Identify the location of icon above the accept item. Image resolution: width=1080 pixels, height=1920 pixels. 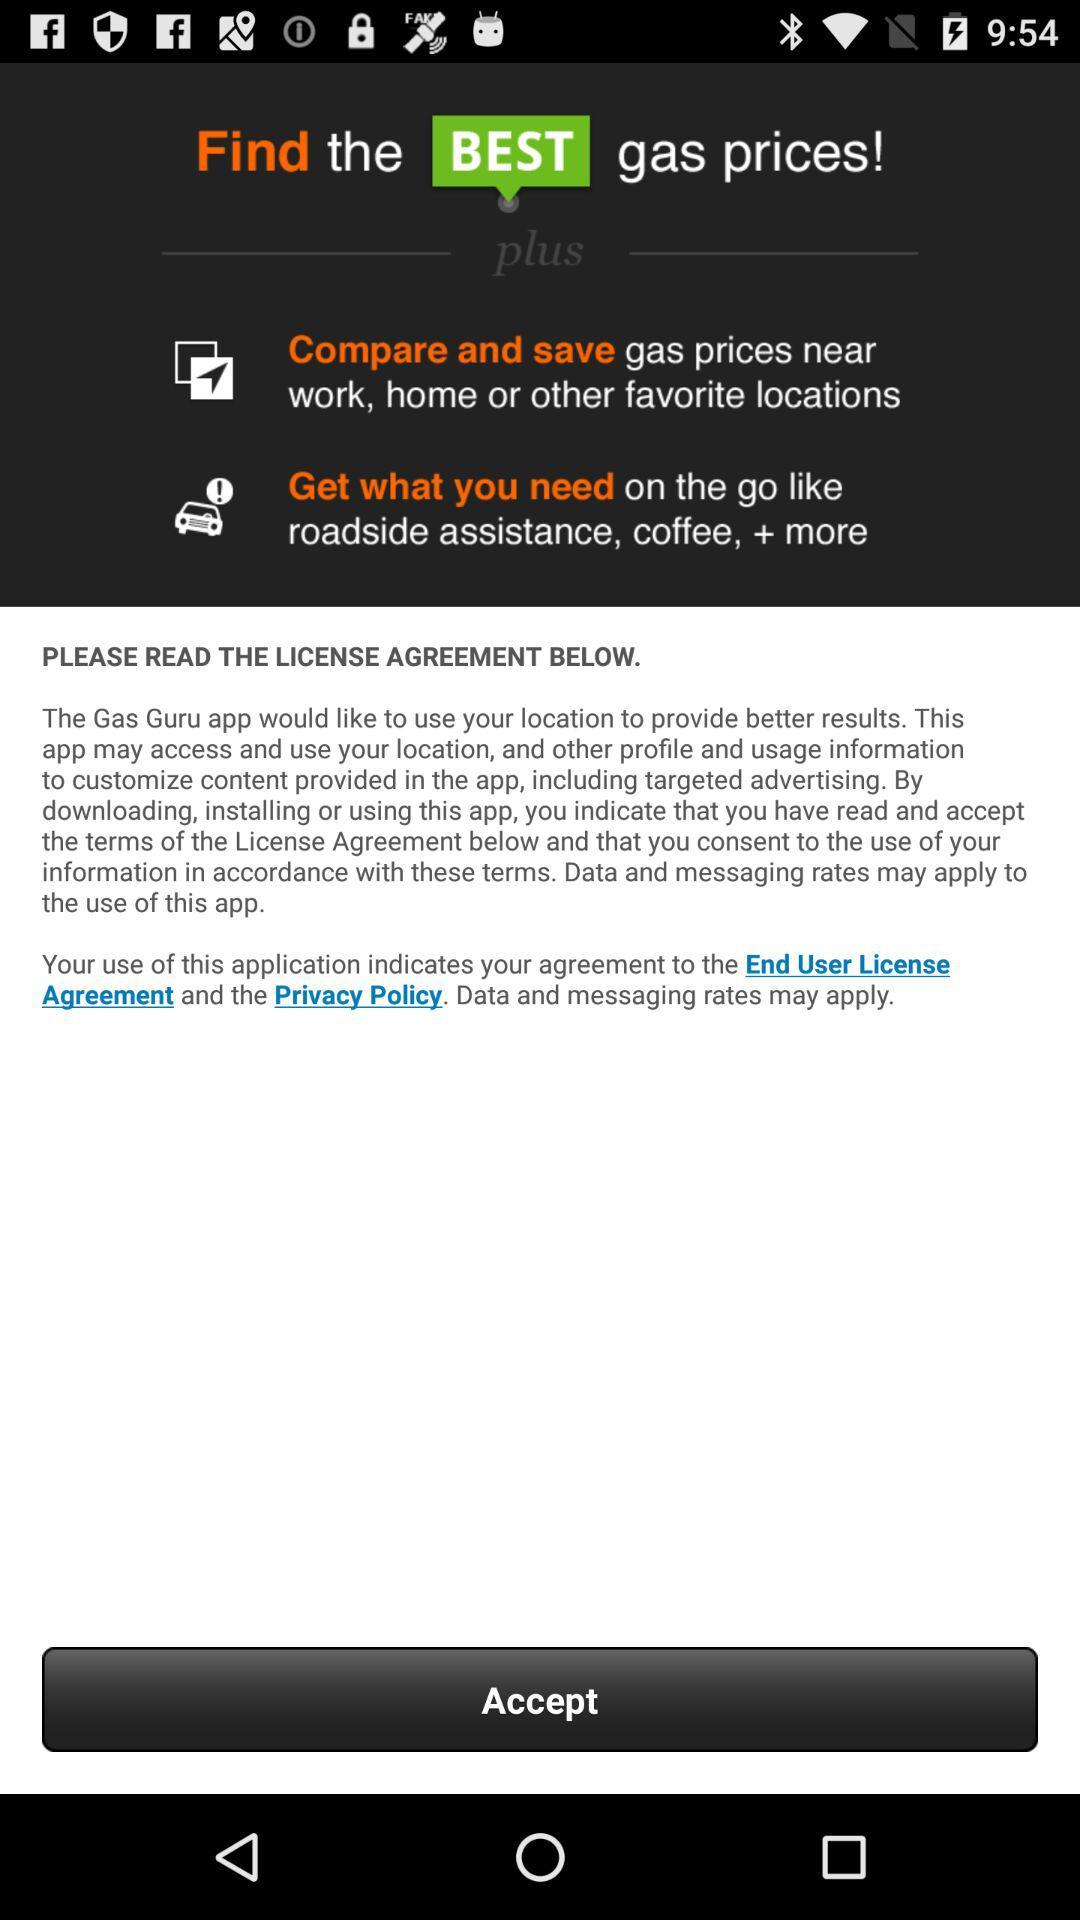
(540, 881).